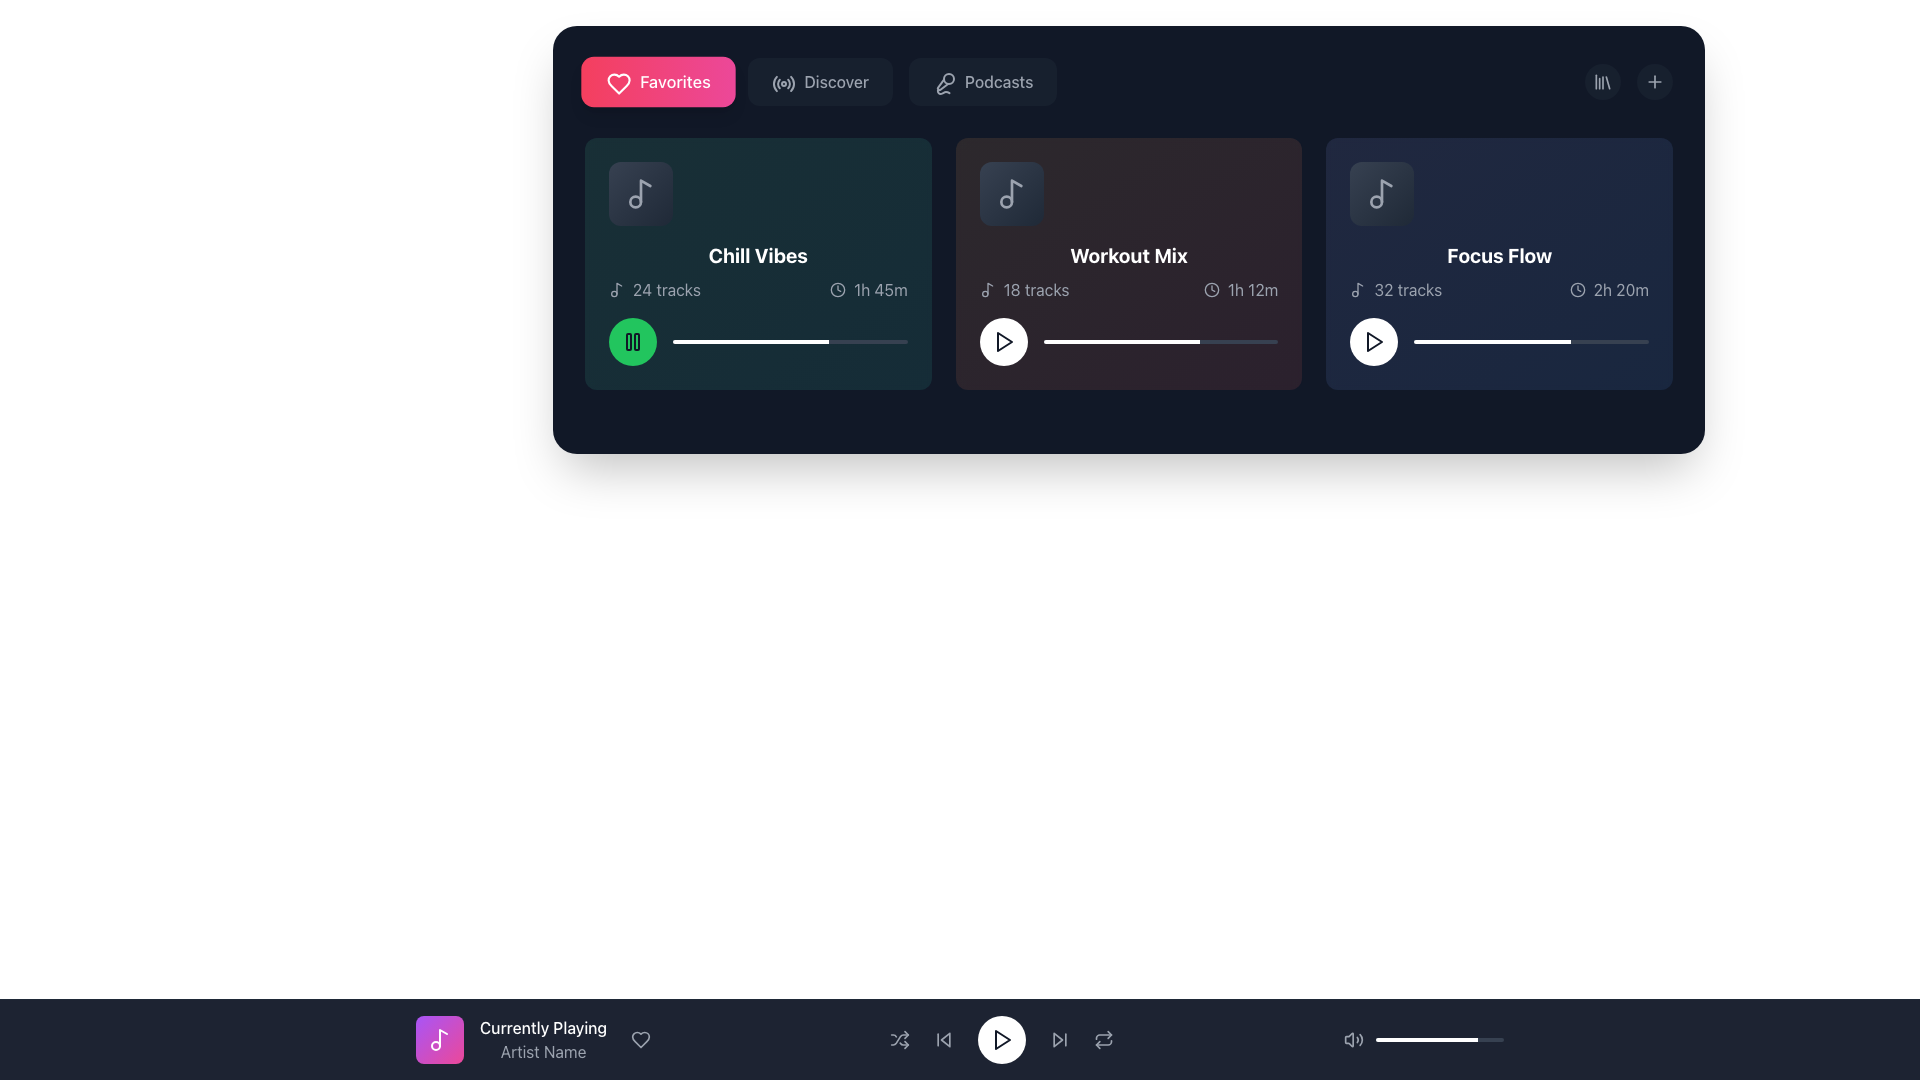 The width and height of the screenshot is (1920, 1080). What do you see at coordinates (1655, 80) in the screenshot?
I see `the circular button with a dark background and lighter border that contains a white '+' icon, located at the top-right corner of the interface` at bounding box center [1655, 80].